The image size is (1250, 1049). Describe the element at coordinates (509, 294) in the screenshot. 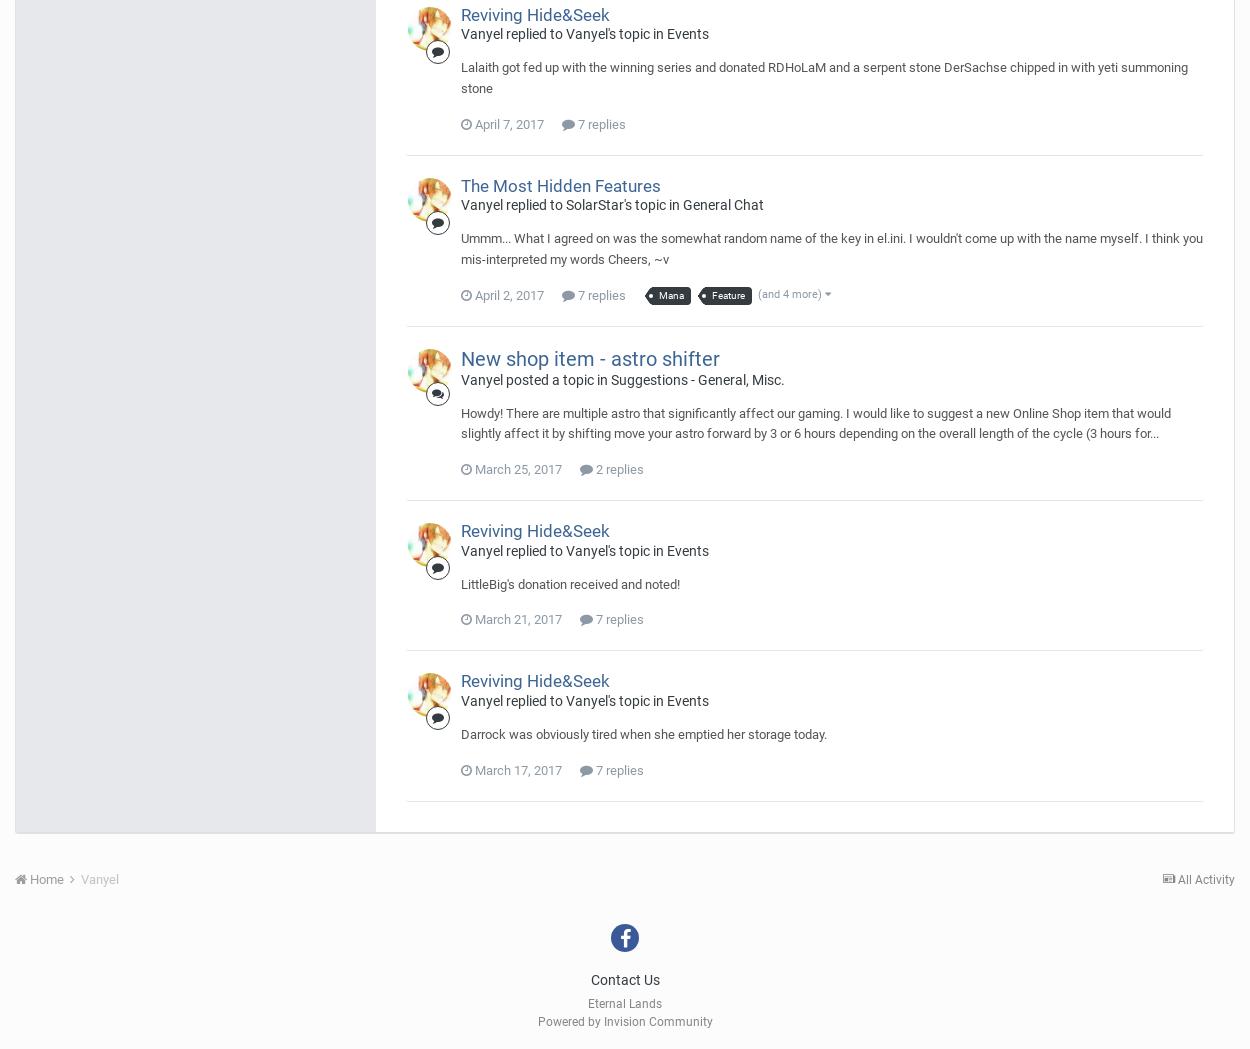

I see `'April 2, 2017'` at that location.